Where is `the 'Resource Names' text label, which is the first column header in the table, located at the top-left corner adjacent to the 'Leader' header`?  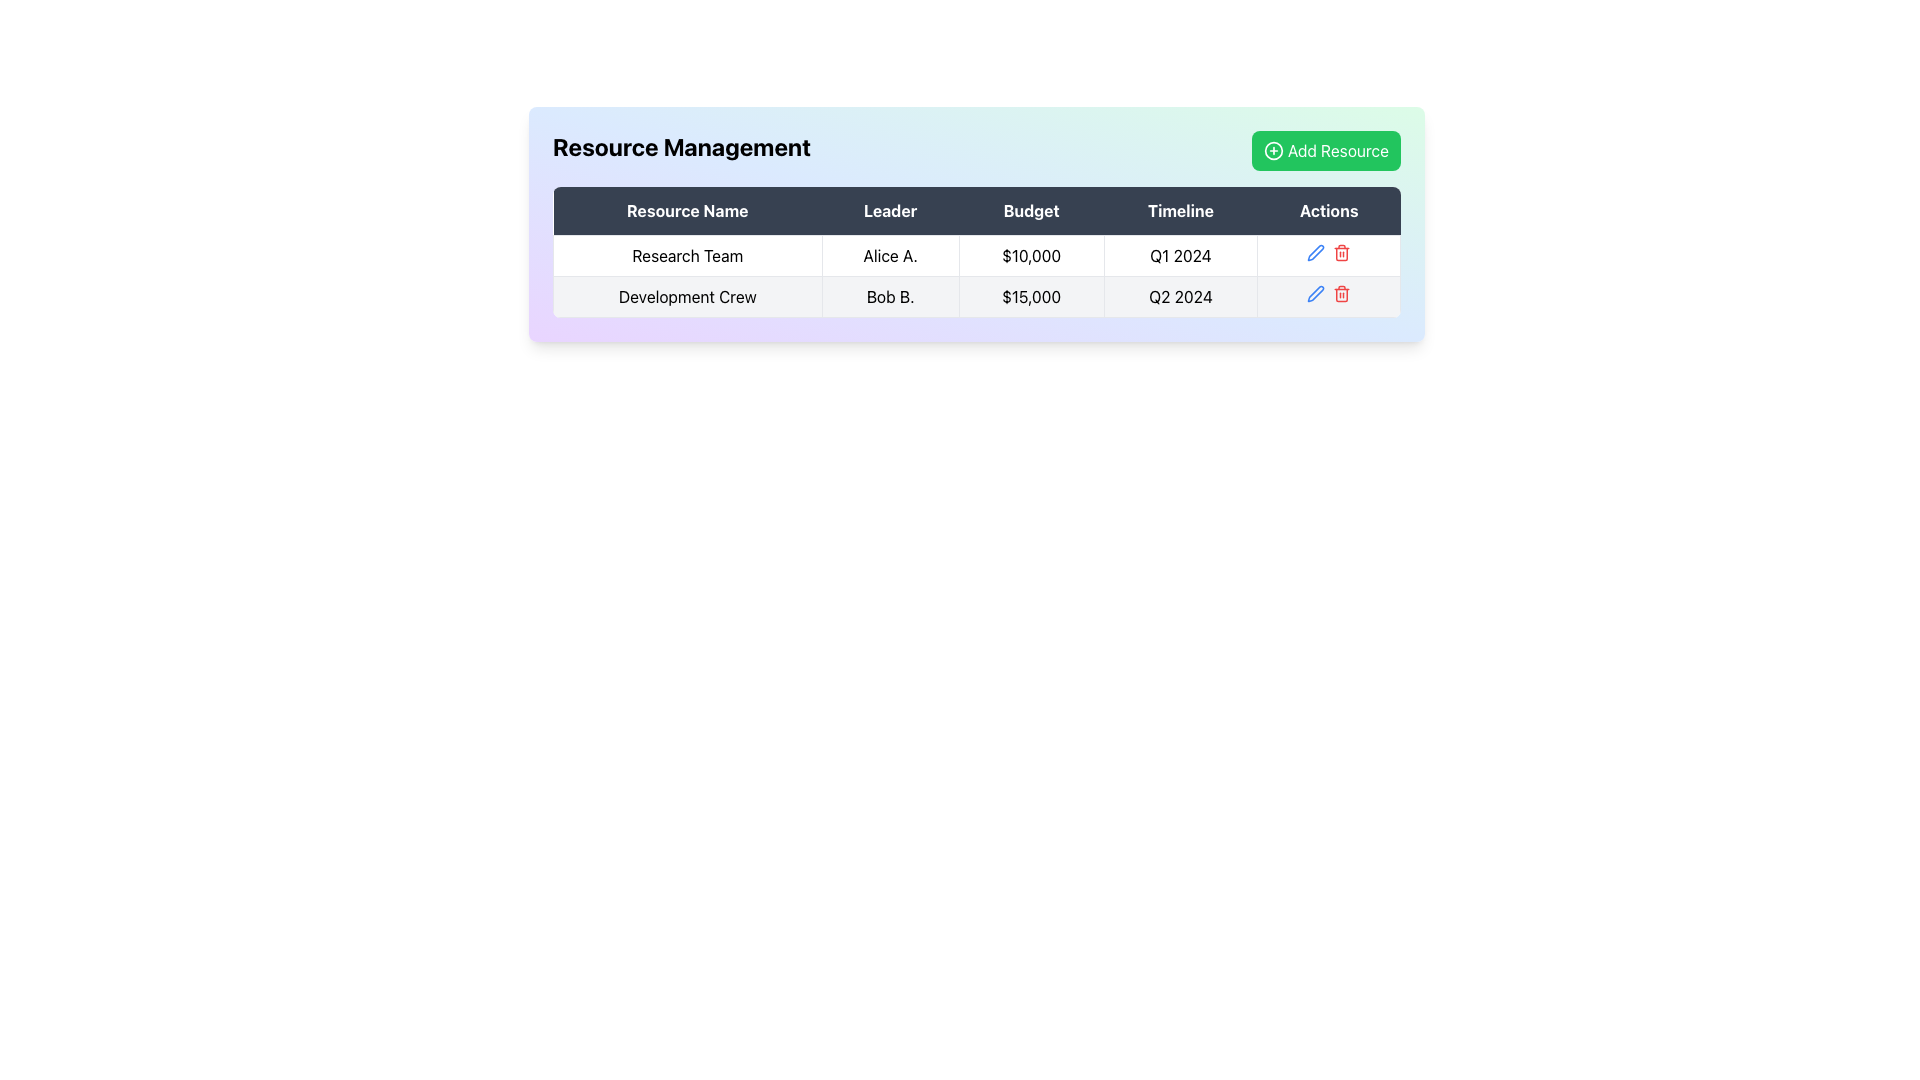
the 'Resource Names' text label, which is the first column header in the table, located at the top-left corner adjacent to the 'Leader' header is located at coordinates (687, 211).